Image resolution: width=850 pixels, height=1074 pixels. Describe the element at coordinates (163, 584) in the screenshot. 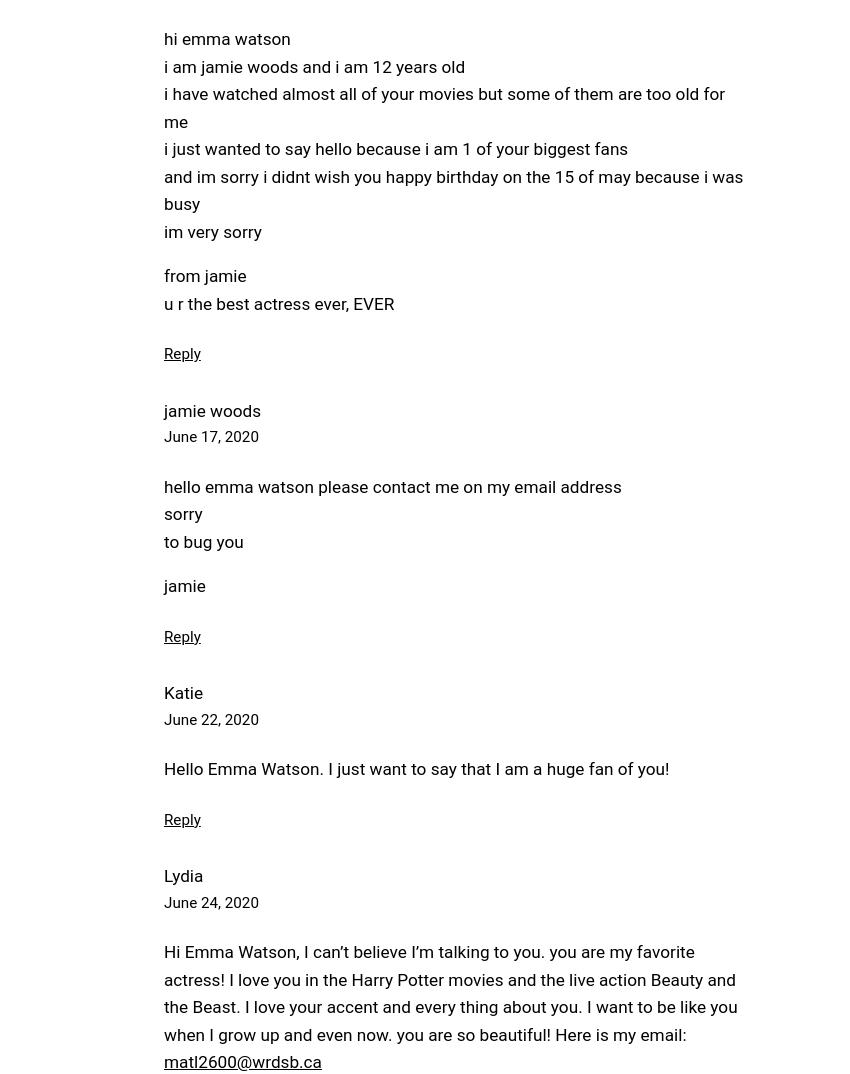

I see `'jamie'` at that location.